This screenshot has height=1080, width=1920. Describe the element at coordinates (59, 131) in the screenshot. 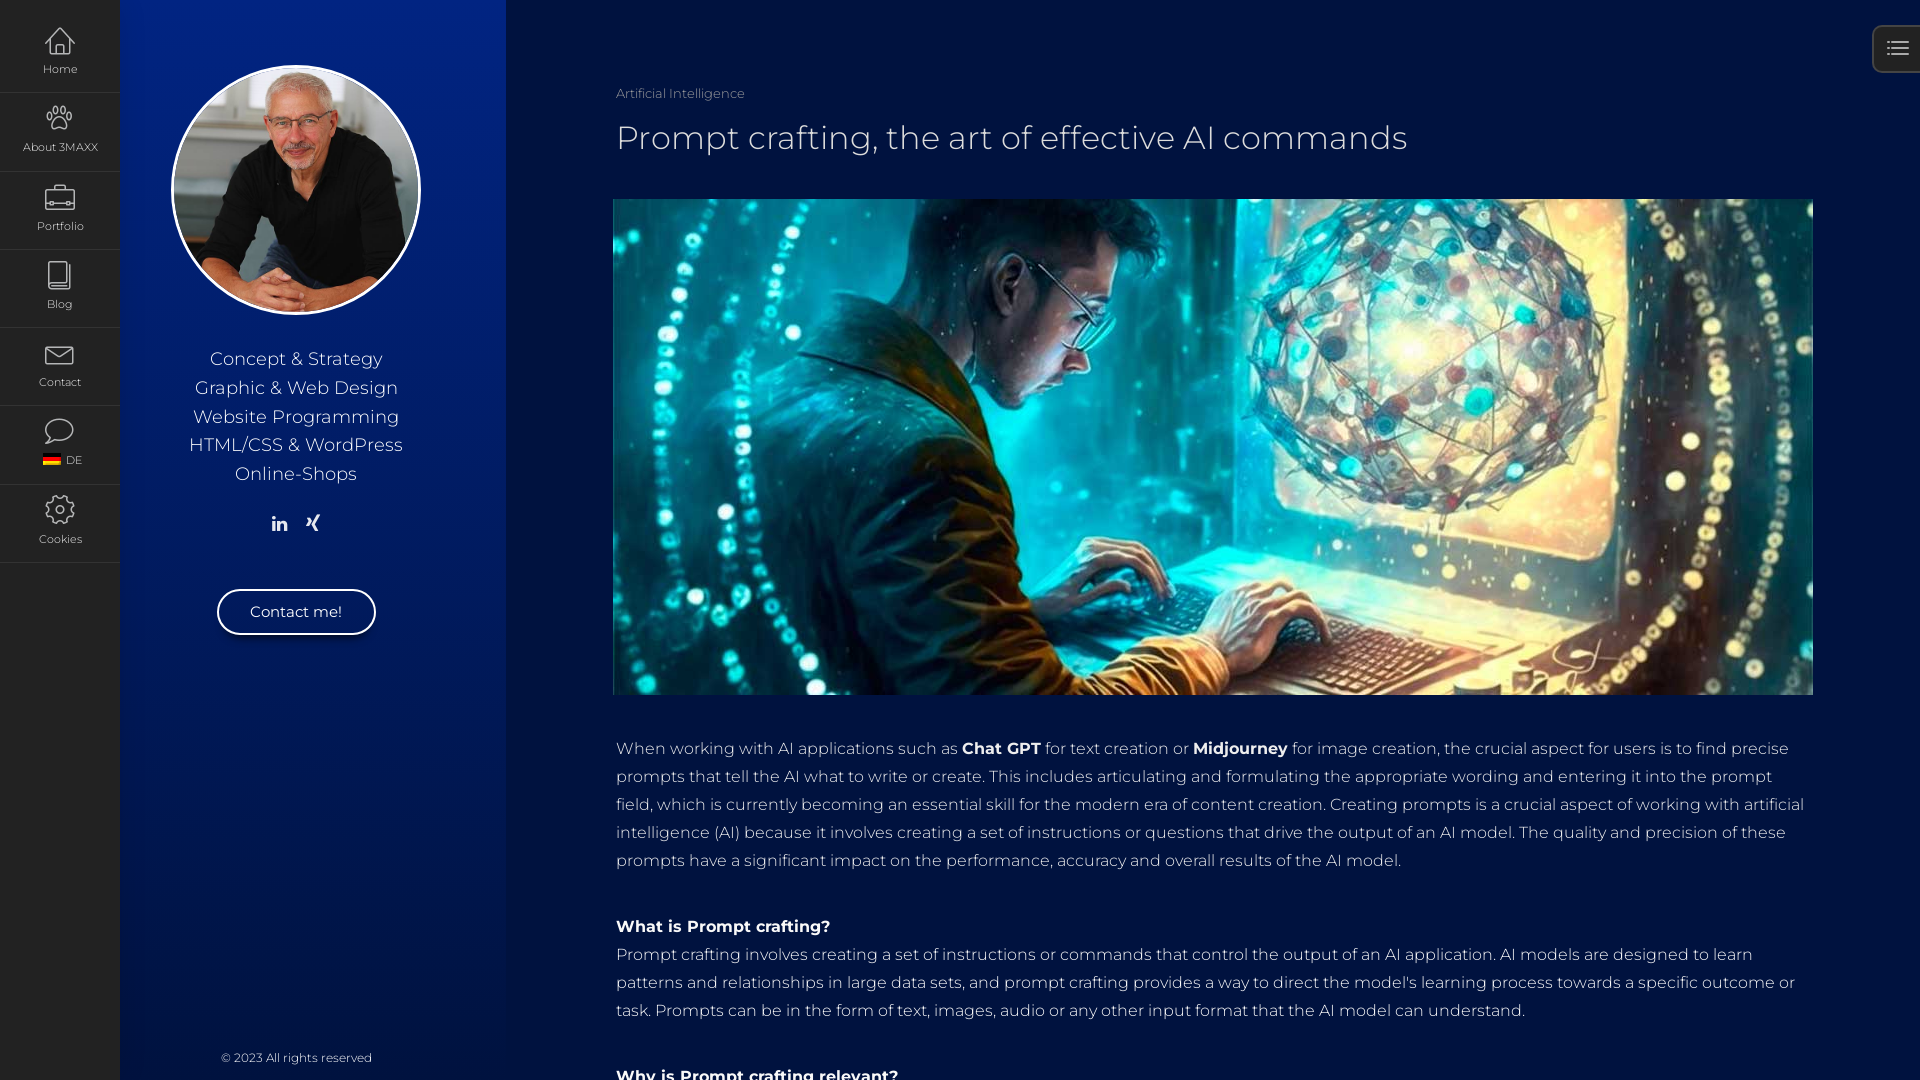

I see `'About 3MAXX'` at that location.